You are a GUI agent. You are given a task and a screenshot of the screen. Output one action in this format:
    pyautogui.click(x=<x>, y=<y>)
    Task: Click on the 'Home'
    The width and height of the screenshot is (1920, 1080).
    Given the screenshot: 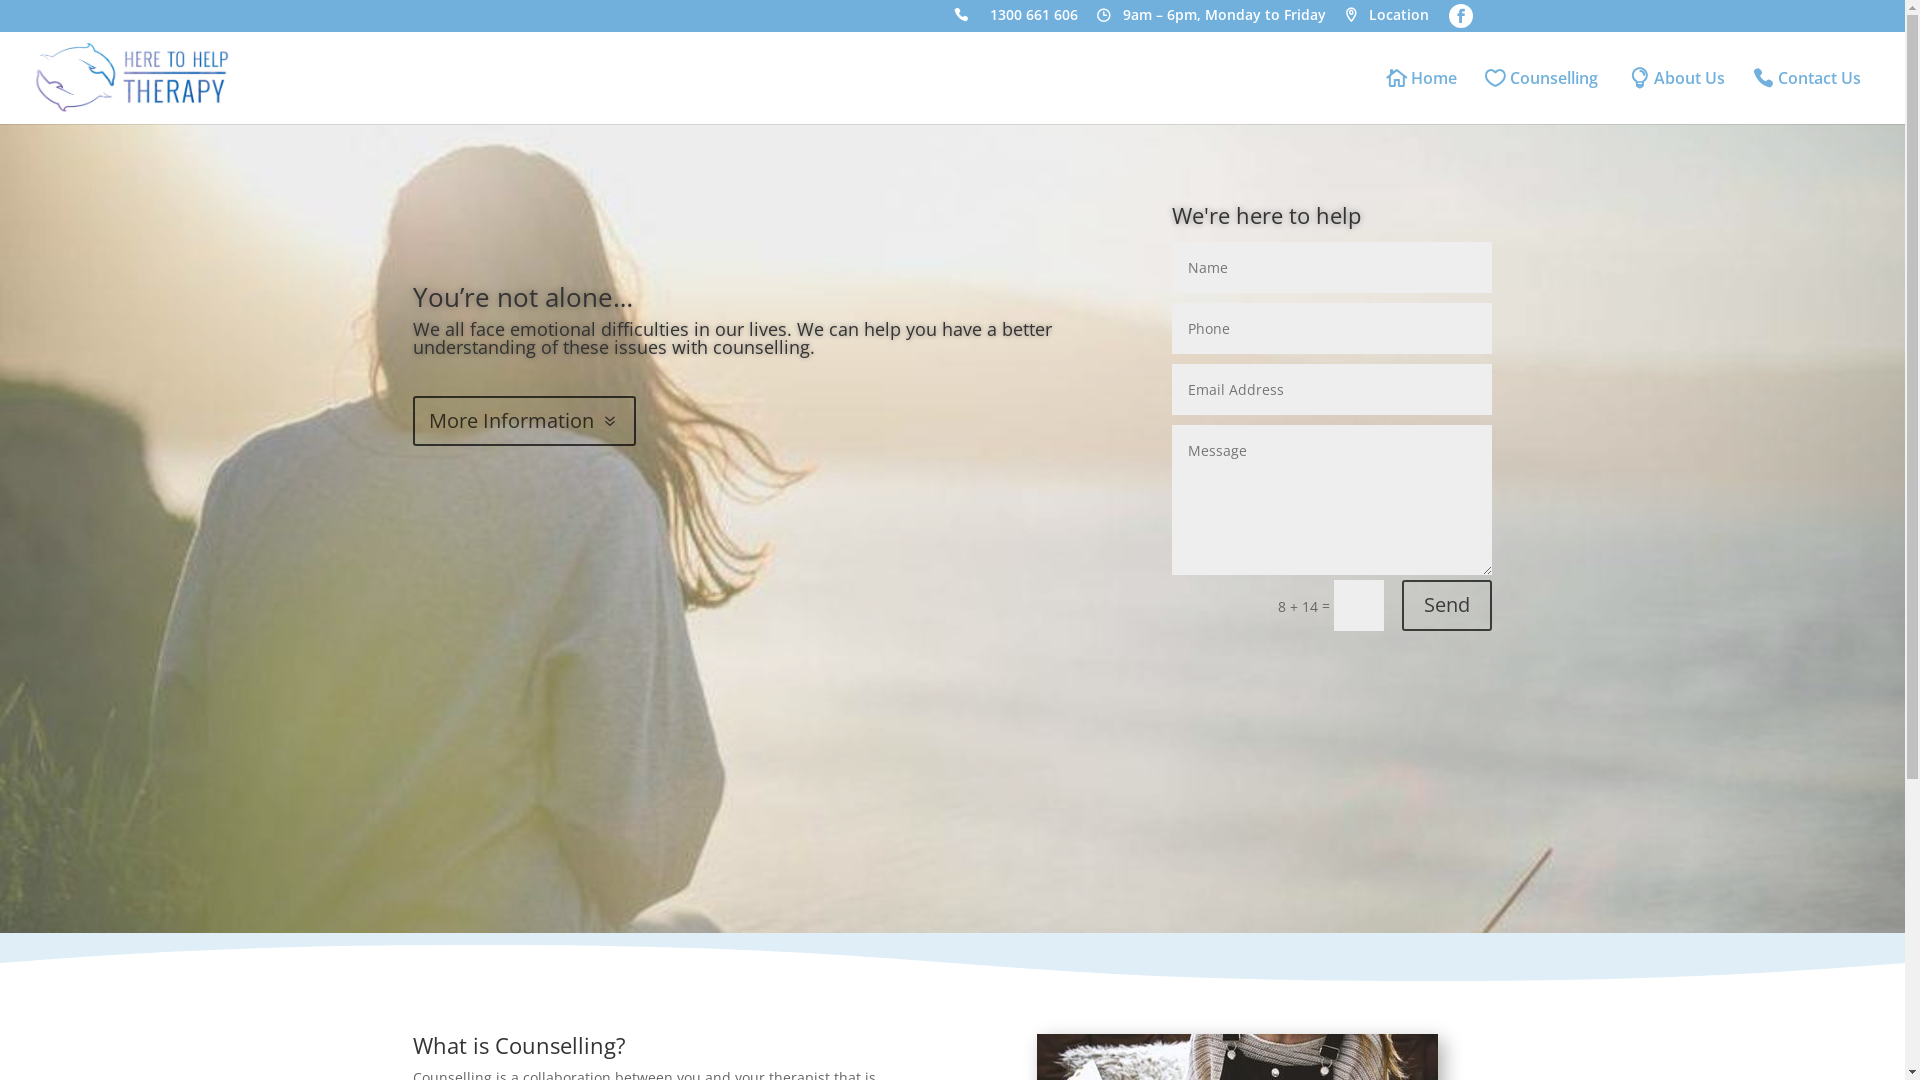 What is the action you would take?
    pyautogui.click(x=1421, y=96)
    